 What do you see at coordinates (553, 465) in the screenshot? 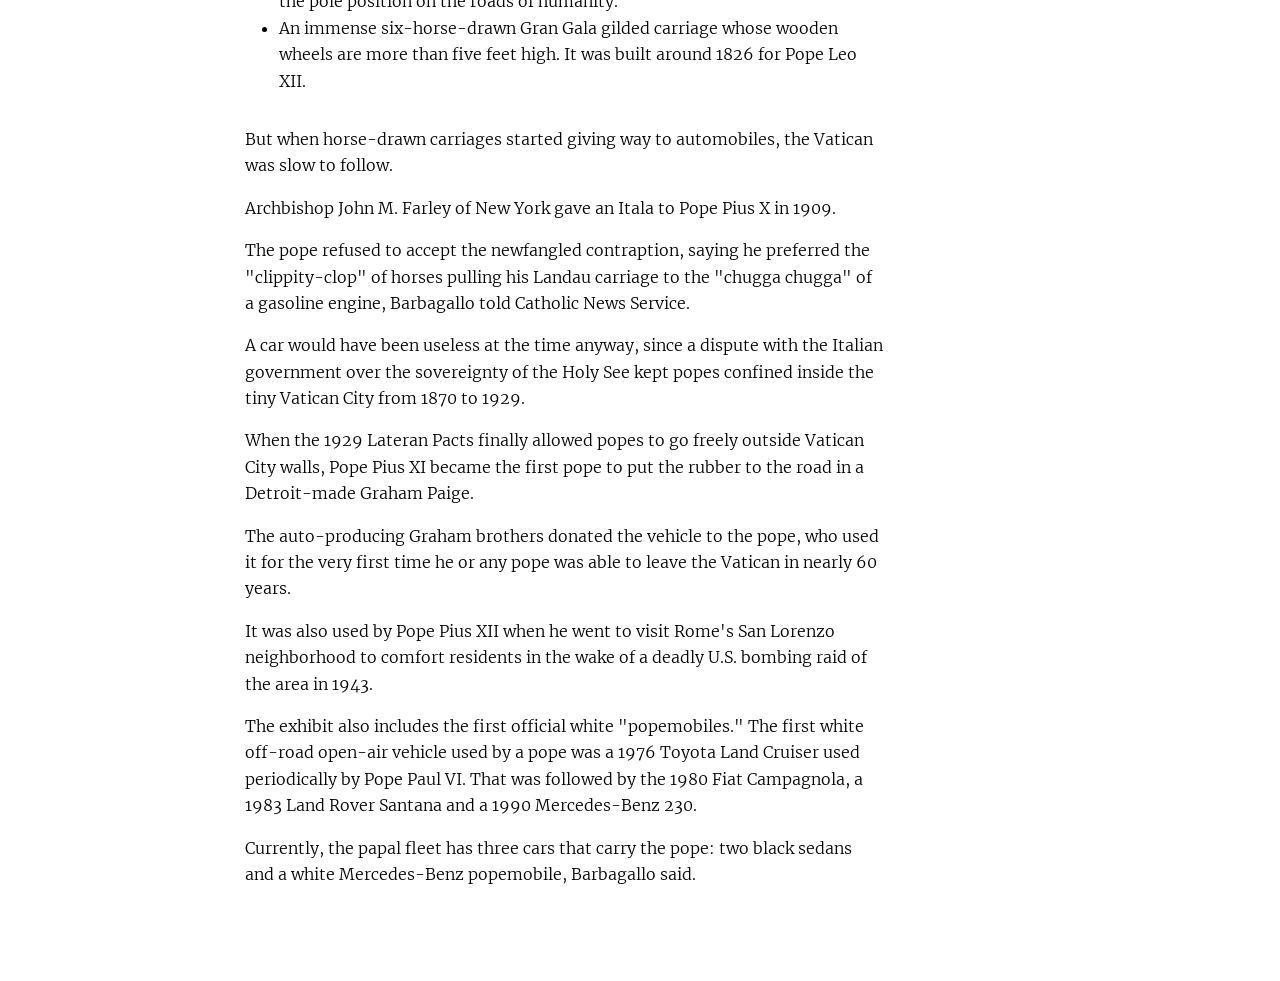
I see `'When the 1929 Lateran Pacts finally allowed popes to go freely outside Vatican City walls, Pope Pius XI became the first pope to put the rubber to the road in a Detroit-made Graham Paige.'` at bounding box center [553, 465].